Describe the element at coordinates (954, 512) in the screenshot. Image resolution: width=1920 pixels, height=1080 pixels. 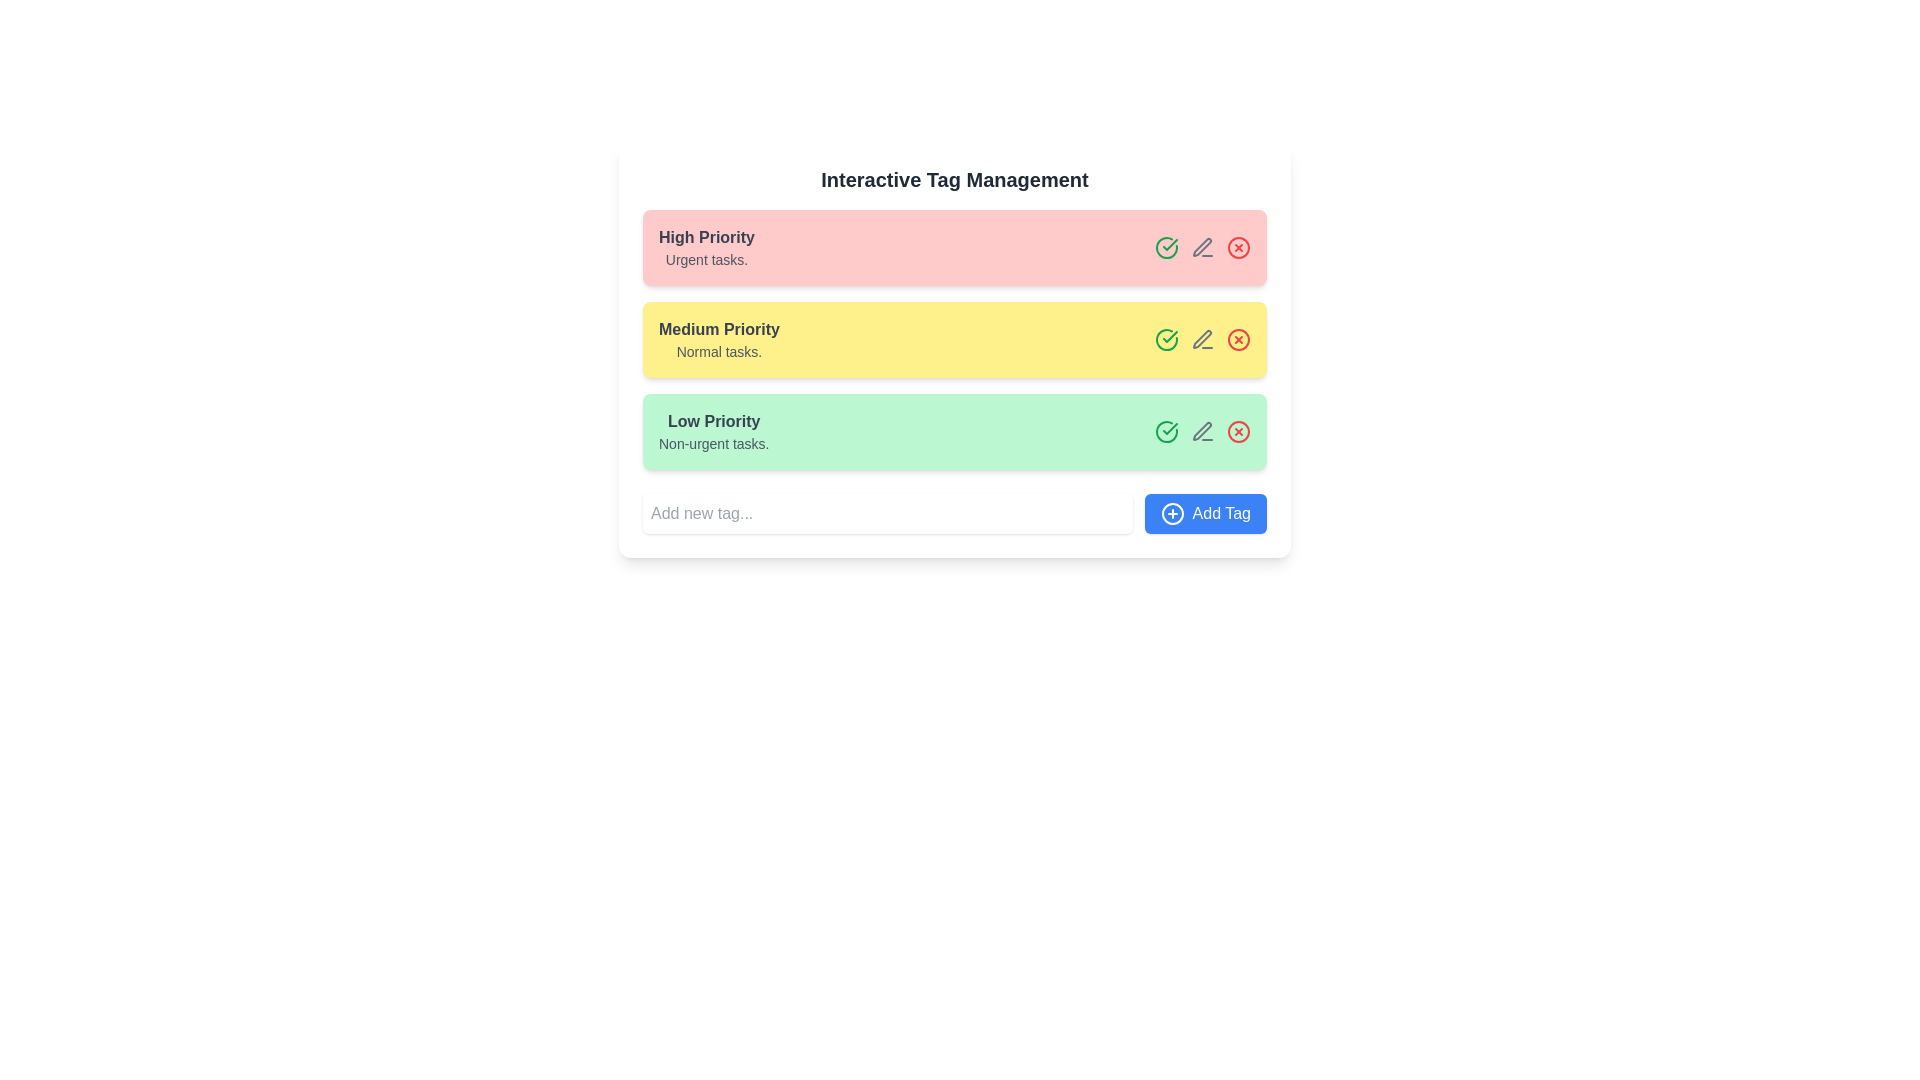
I see `the 'Add Tag' button located at the bottom of the 'Interactive Tag Management' section, which allows users` at that location.